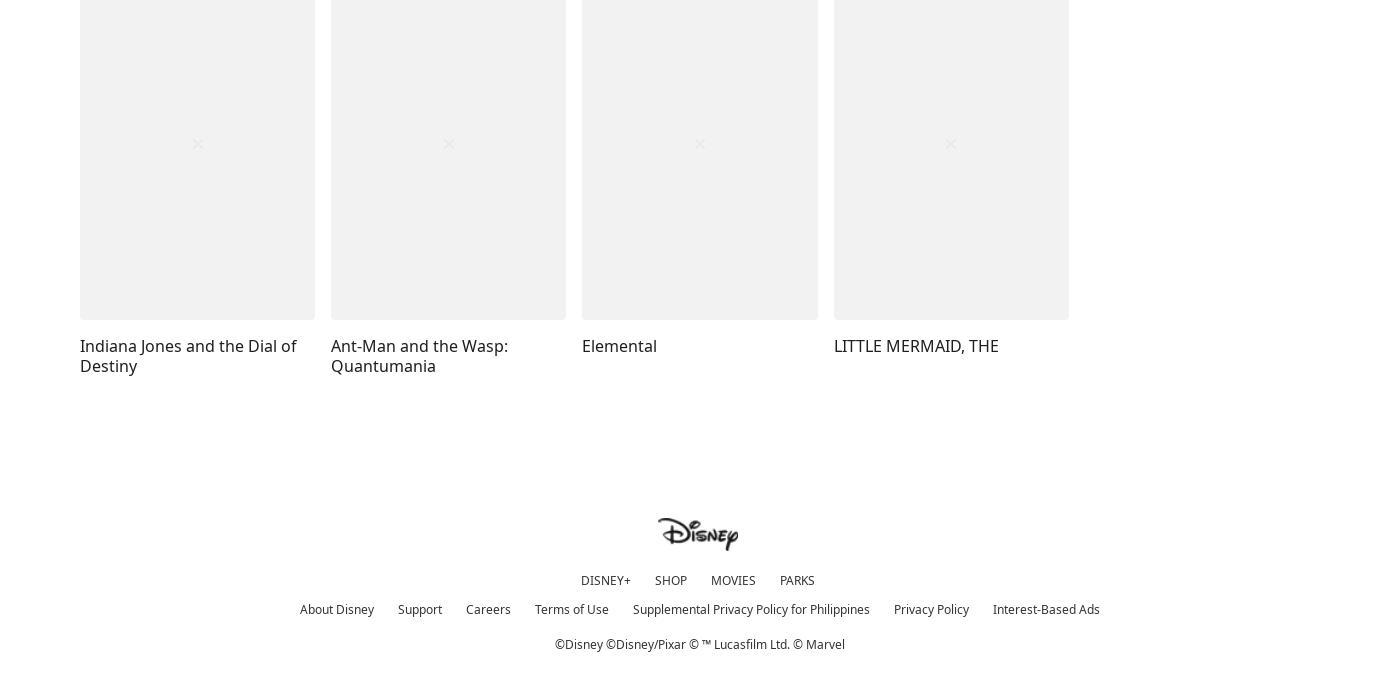  I want to click on 'Ant-Man and the Wasp: Quantumania', so click(419, 355).